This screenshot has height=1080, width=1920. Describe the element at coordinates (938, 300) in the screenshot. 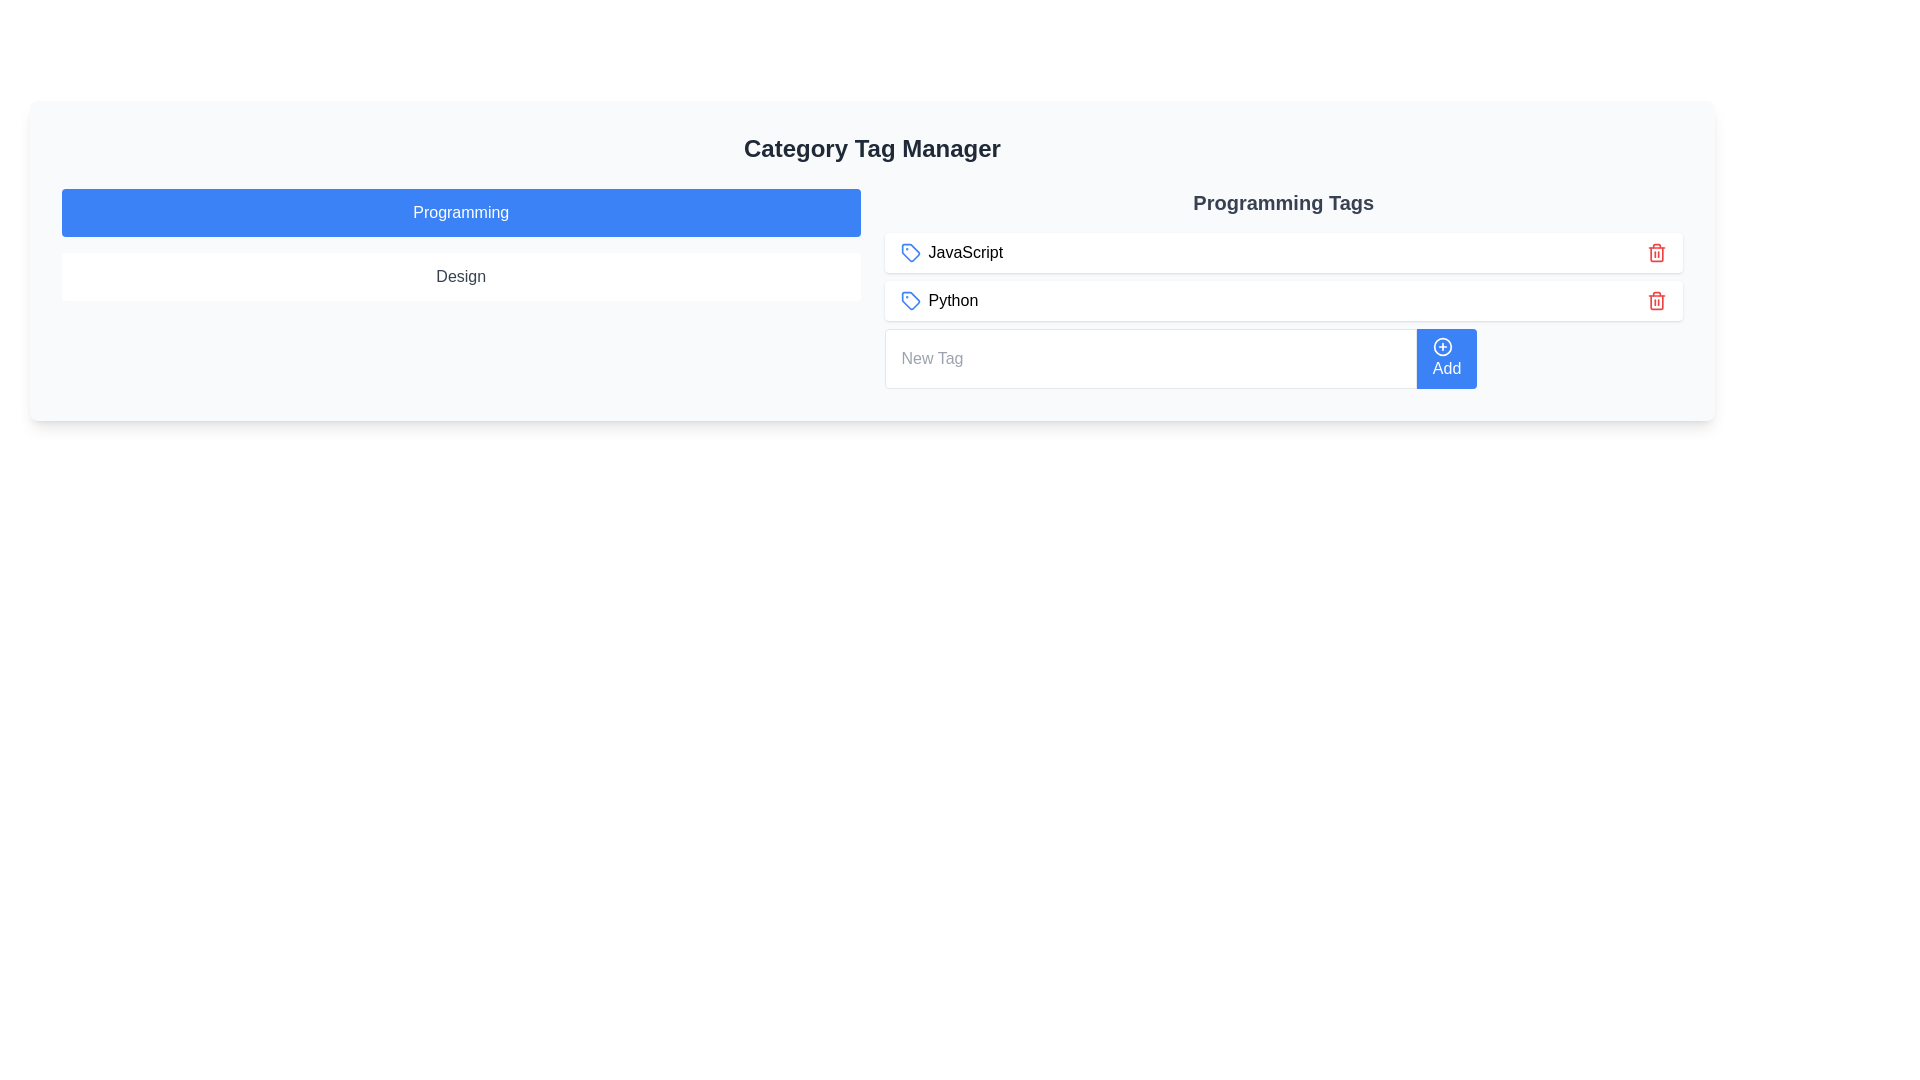

I see `the label displaying 'Python' with a blue tag-shaped icon, located under the 'Programming Tags' header on the right side of the interface` at that location.